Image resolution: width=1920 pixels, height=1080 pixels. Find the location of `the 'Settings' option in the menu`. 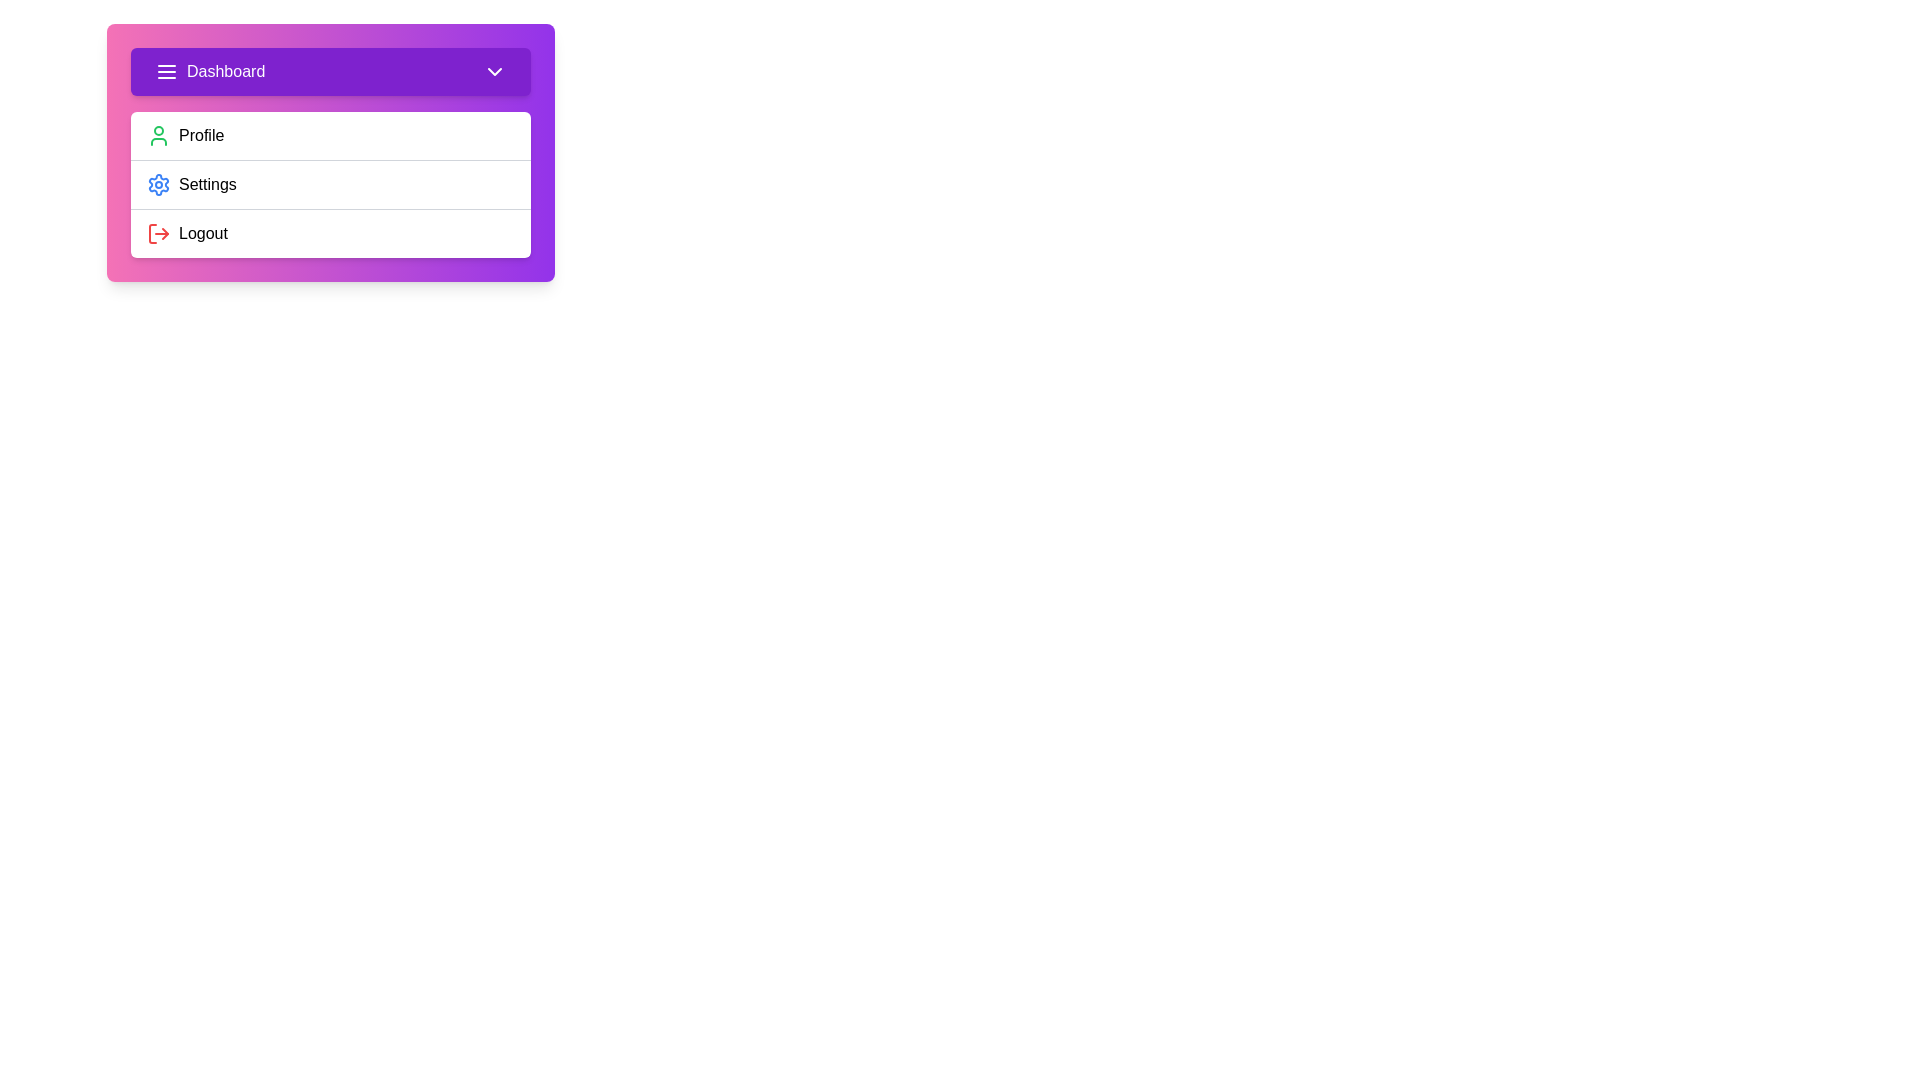

the 'Settings' option in the menu is located at coordinates (331, 184).